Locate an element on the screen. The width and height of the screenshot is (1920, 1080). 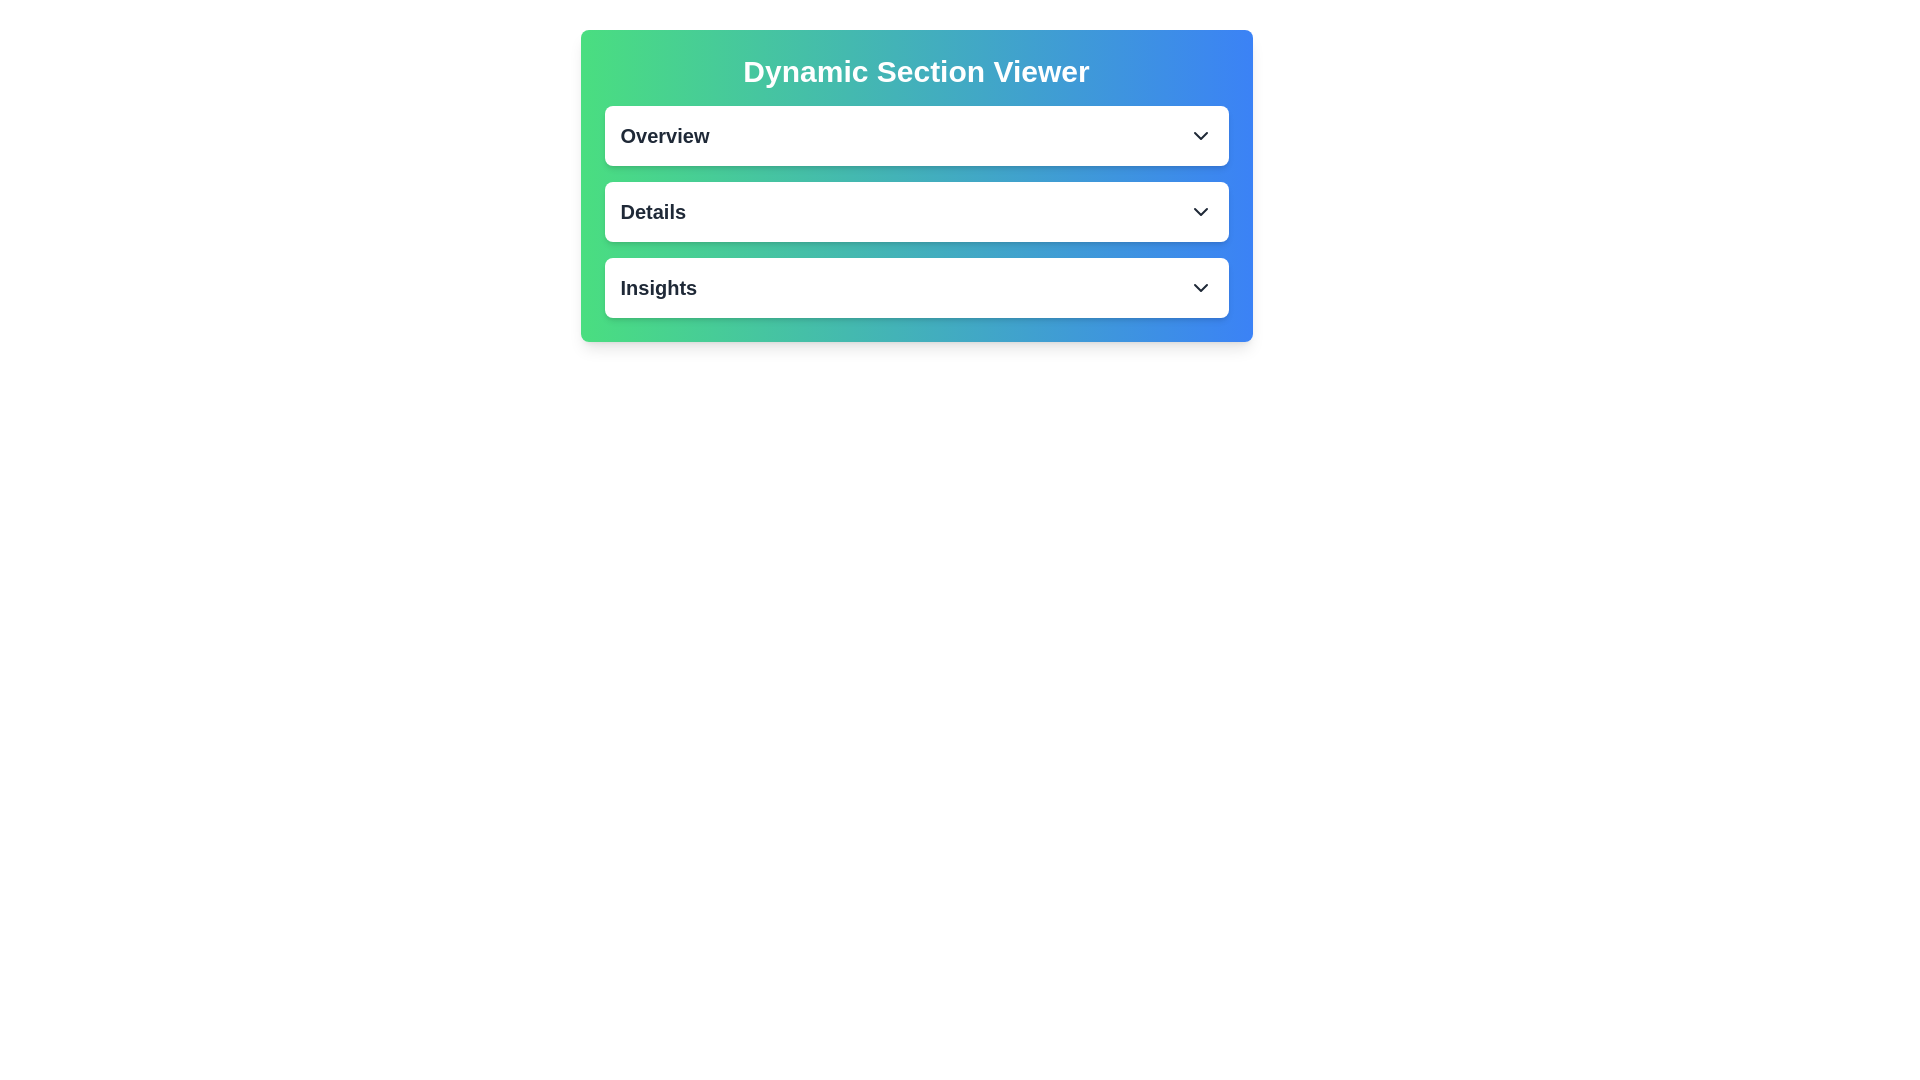
the label or text-based header serving as the title for the 'Details' section is located at coordinates (653, 212).